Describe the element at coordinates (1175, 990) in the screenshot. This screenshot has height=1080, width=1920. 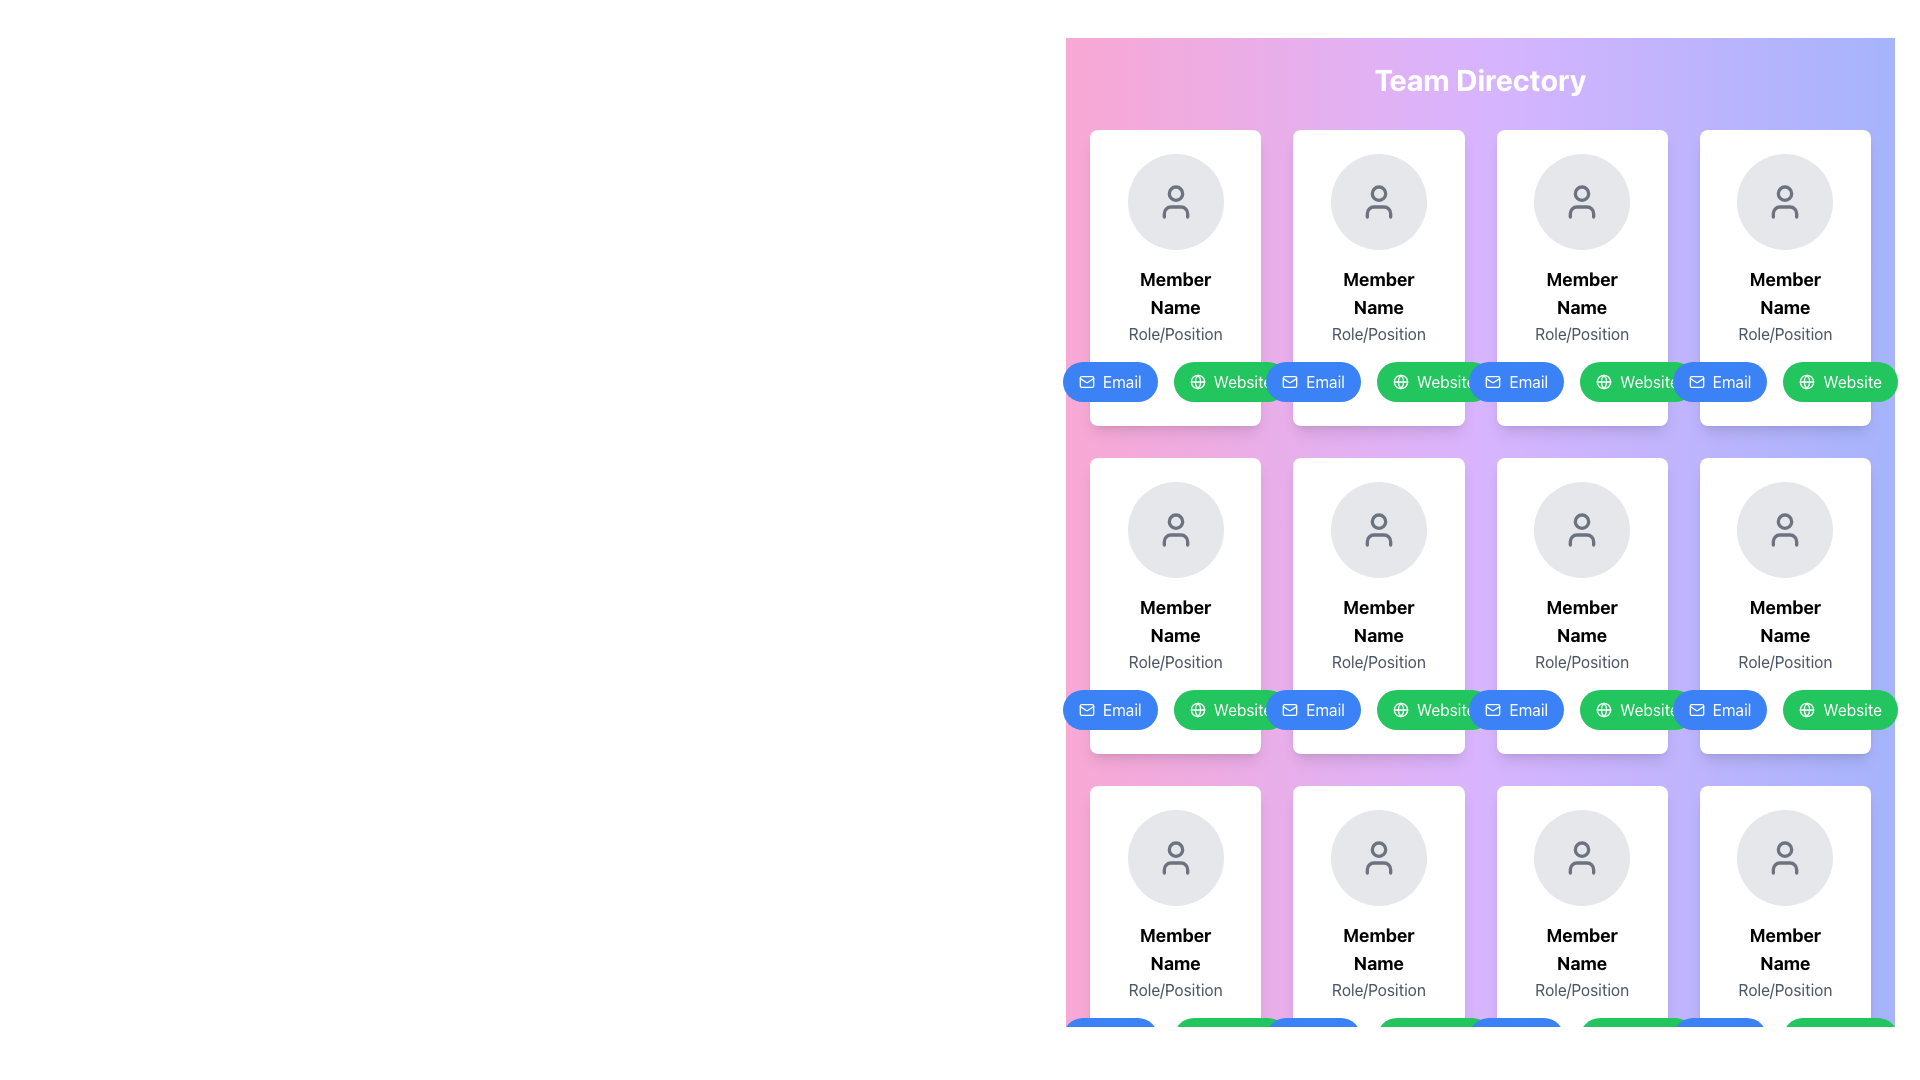
I see `the text element labeled 'Role/Position' which is styled in gray, located directly below 'Member Name' in the card structure` at that location.